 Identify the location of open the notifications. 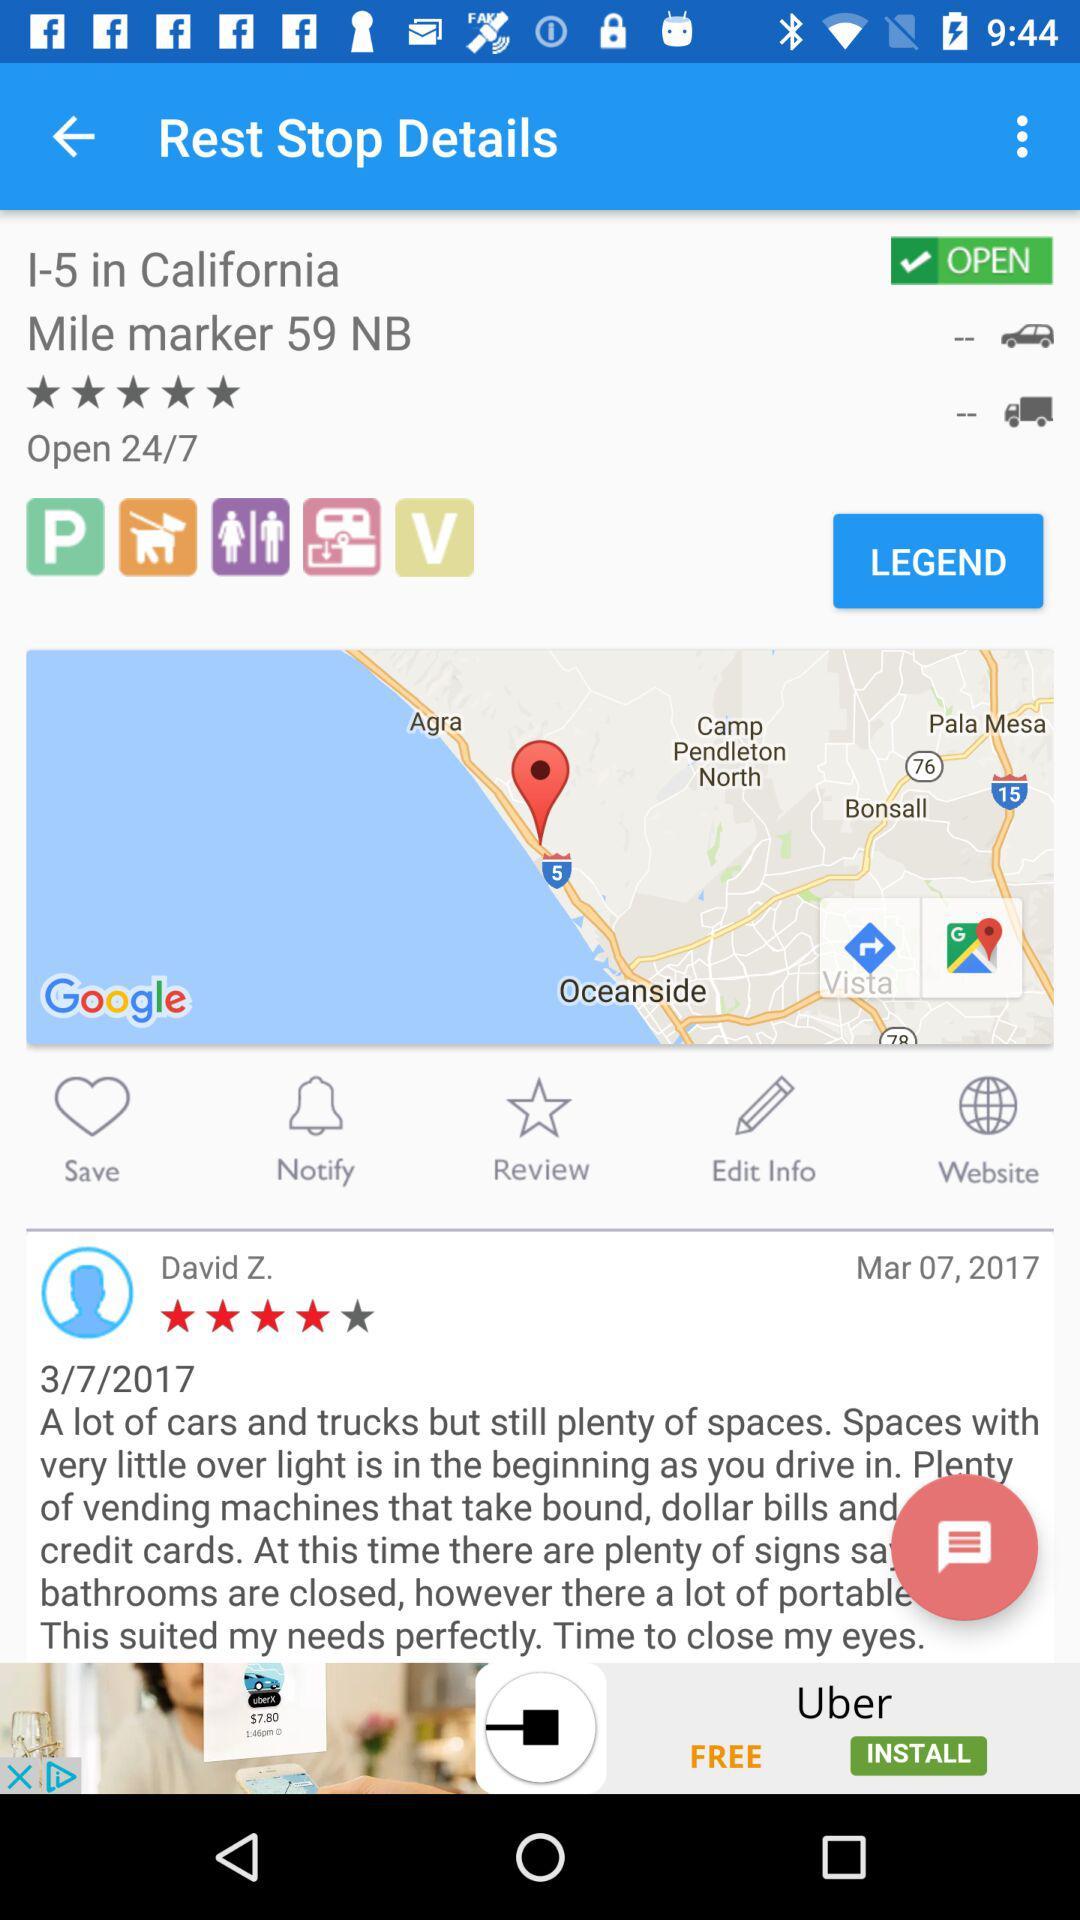
(315, 1129).